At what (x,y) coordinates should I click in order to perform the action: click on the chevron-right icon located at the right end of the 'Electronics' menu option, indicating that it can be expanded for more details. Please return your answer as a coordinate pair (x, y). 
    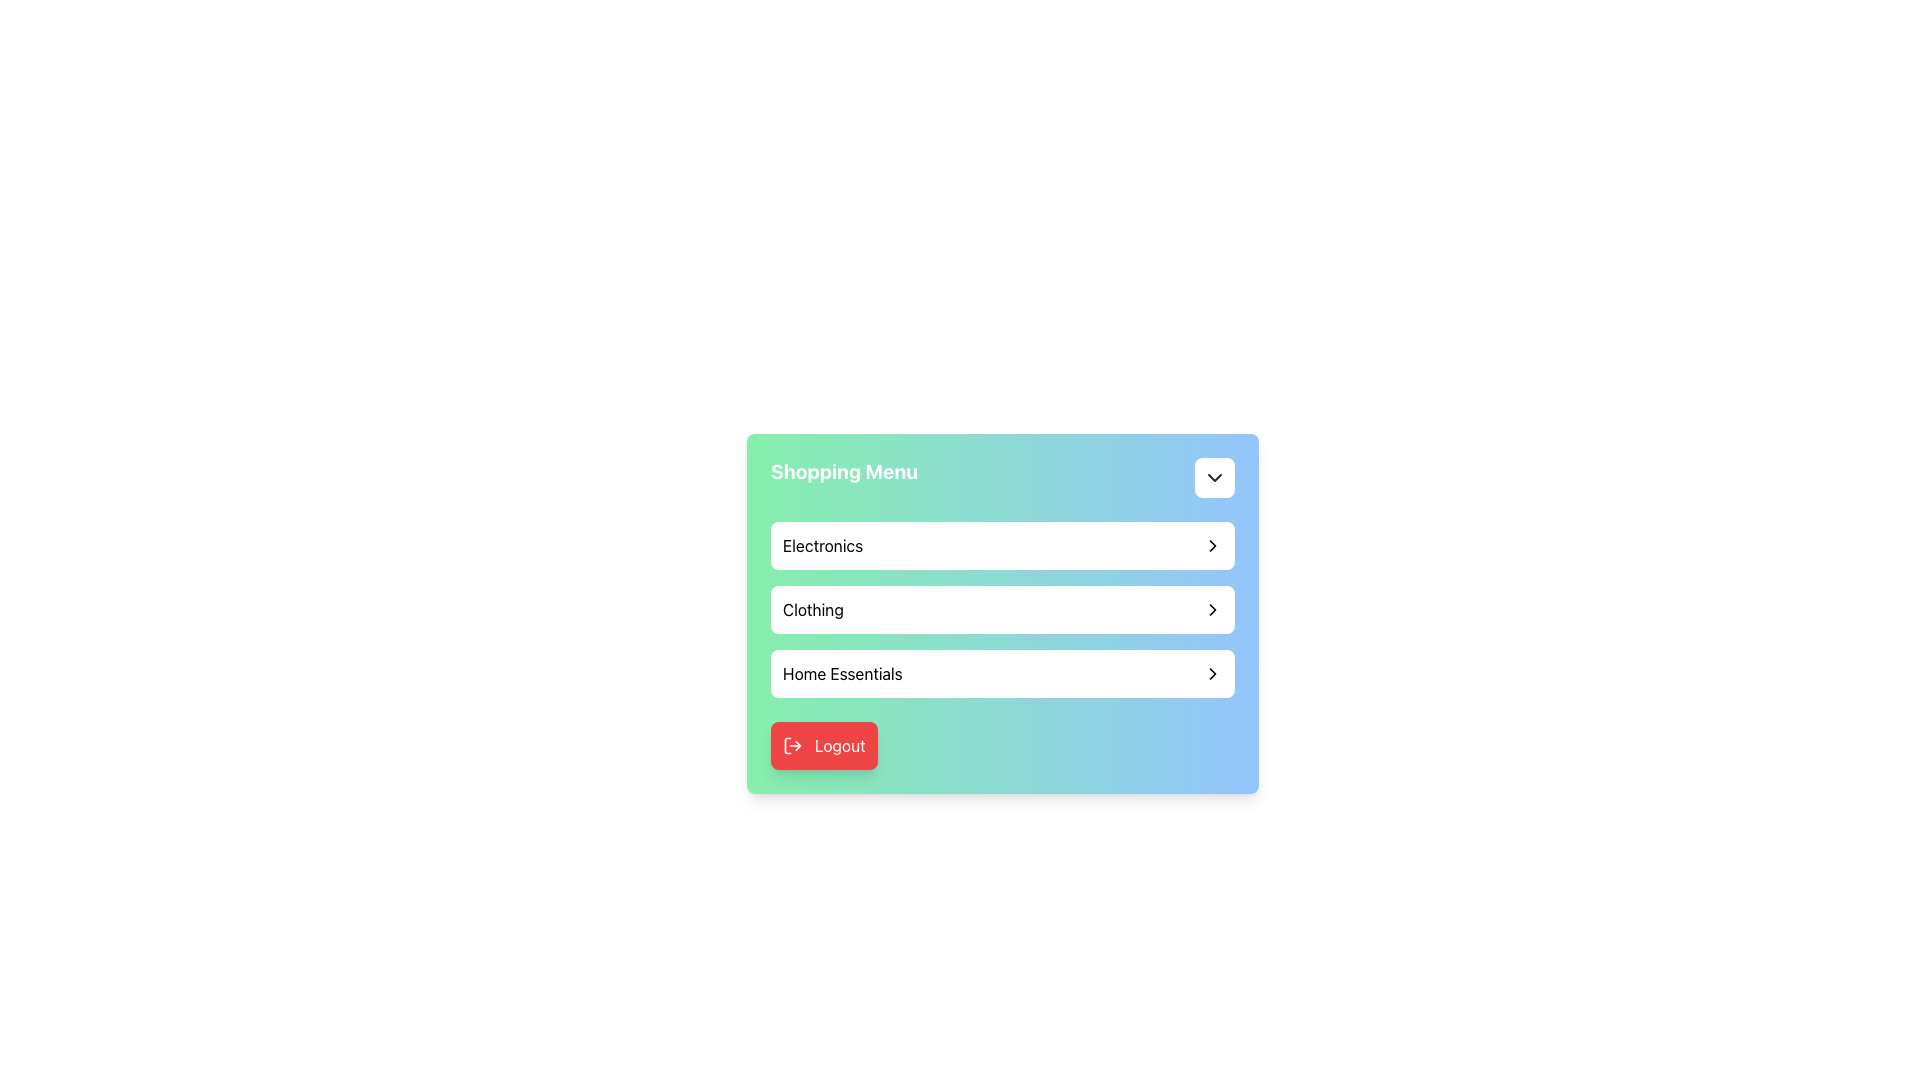
    Looking at the image, I should click on (1212, 546).